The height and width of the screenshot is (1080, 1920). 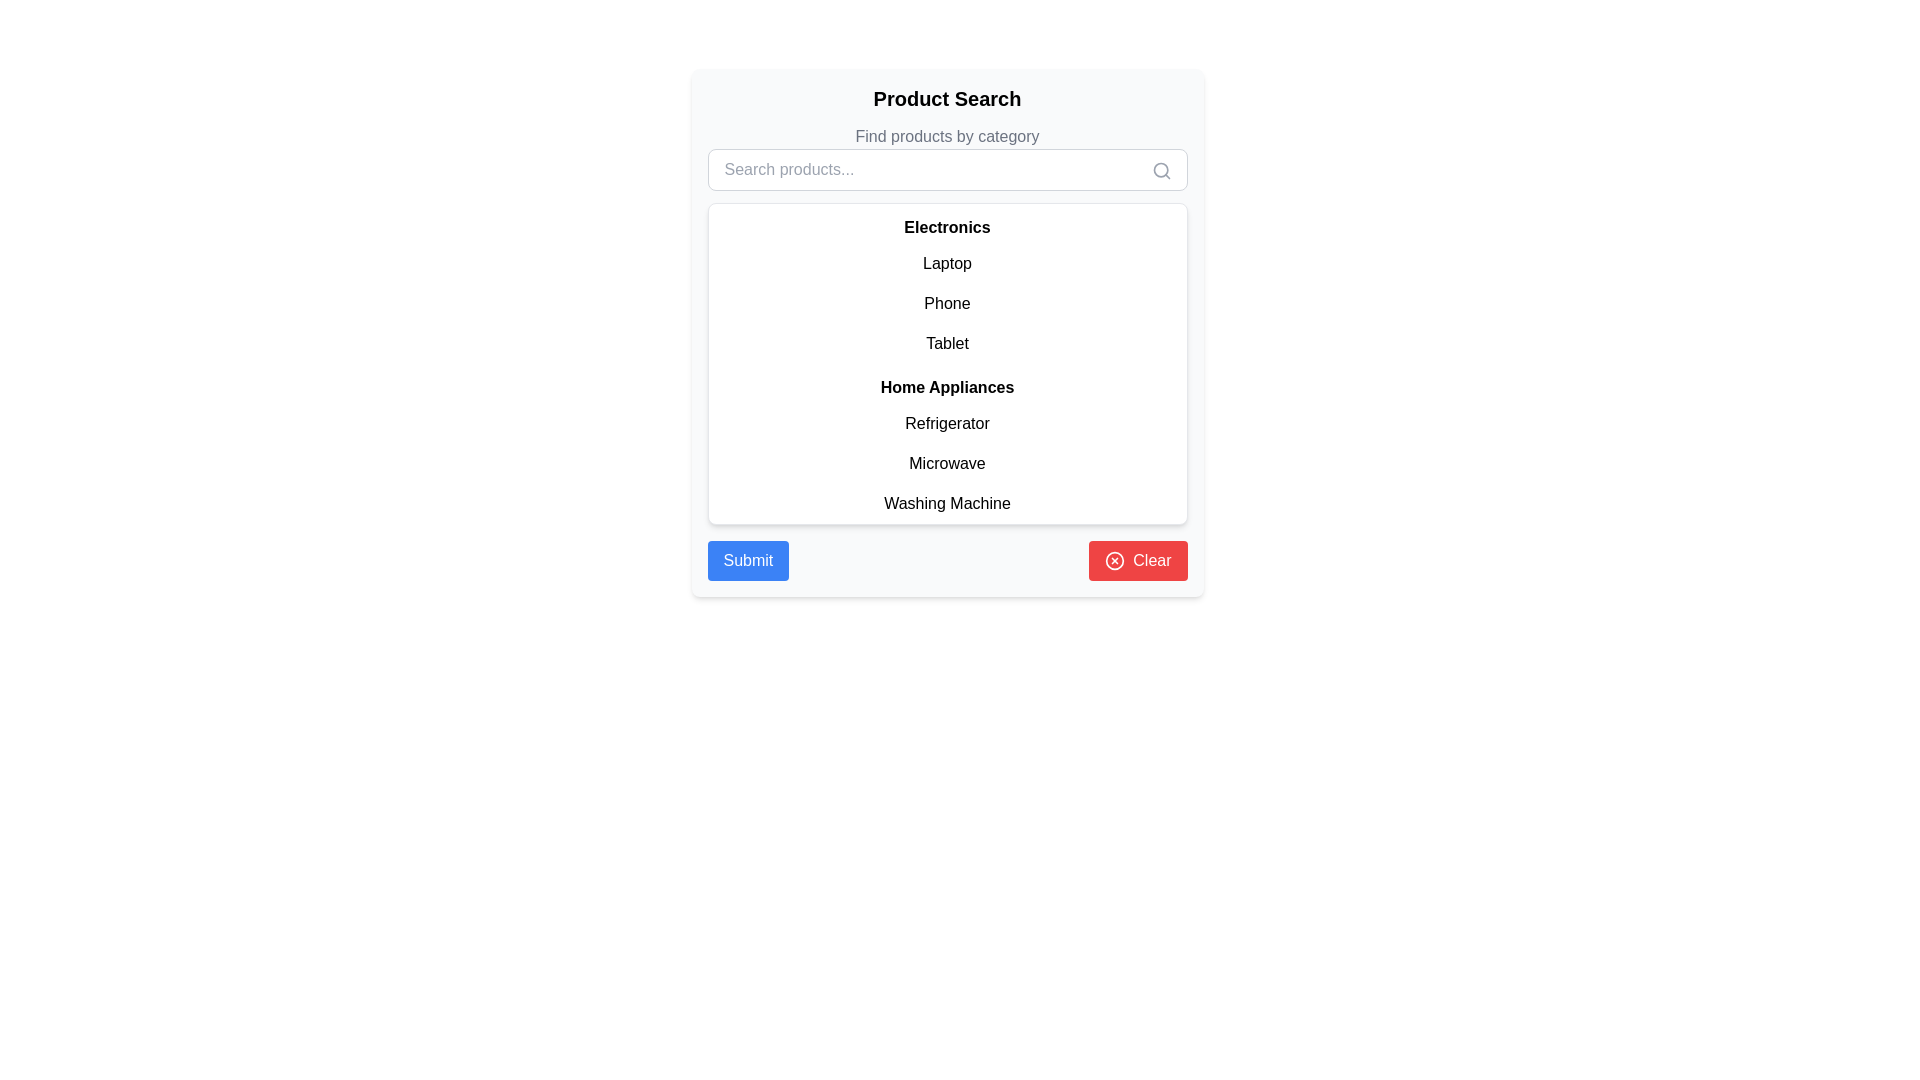 I want to click on the search icon located in the top-right corner of the search input field labeled 'Search products...', which is positioned just below the 'Find products by category' label, so click(x=1161, y=169).